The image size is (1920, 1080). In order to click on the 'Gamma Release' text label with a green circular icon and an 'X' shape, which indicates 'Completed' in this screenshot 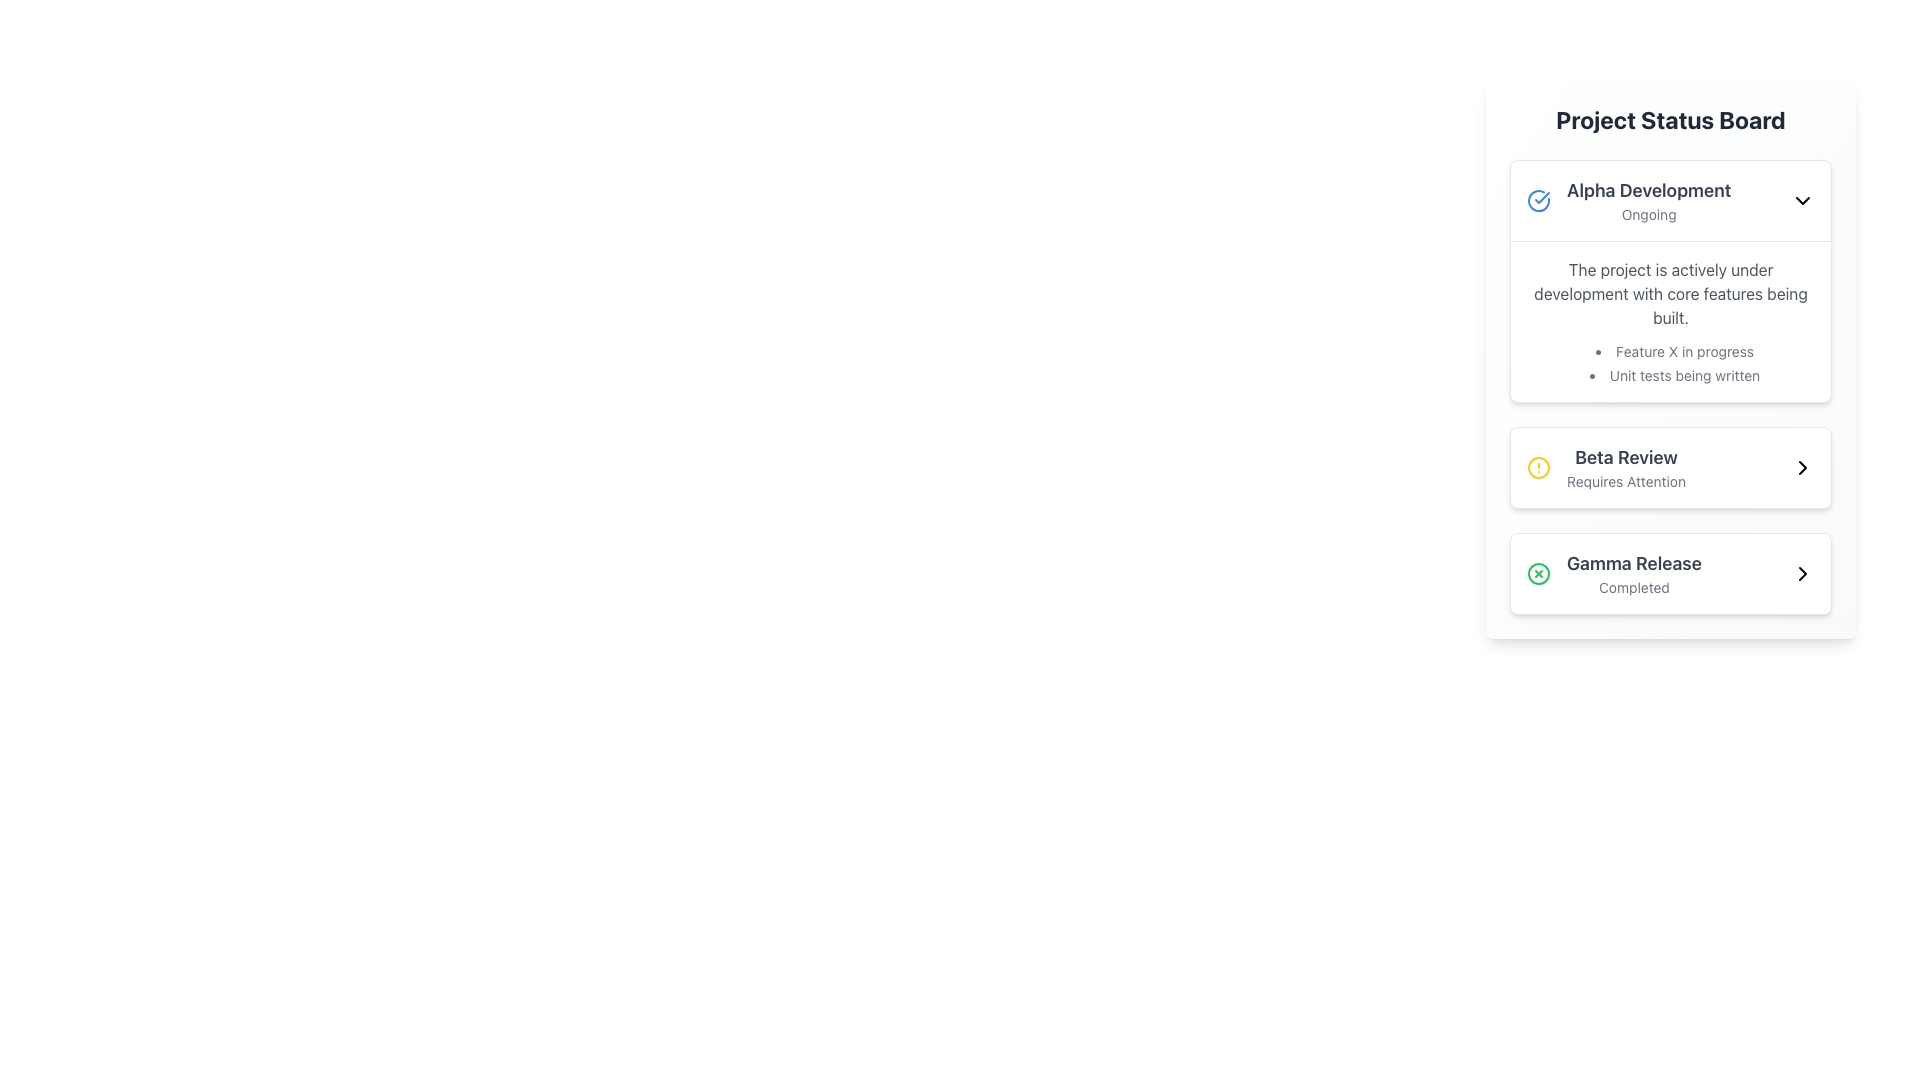, I will do `click(1614, 574)`.